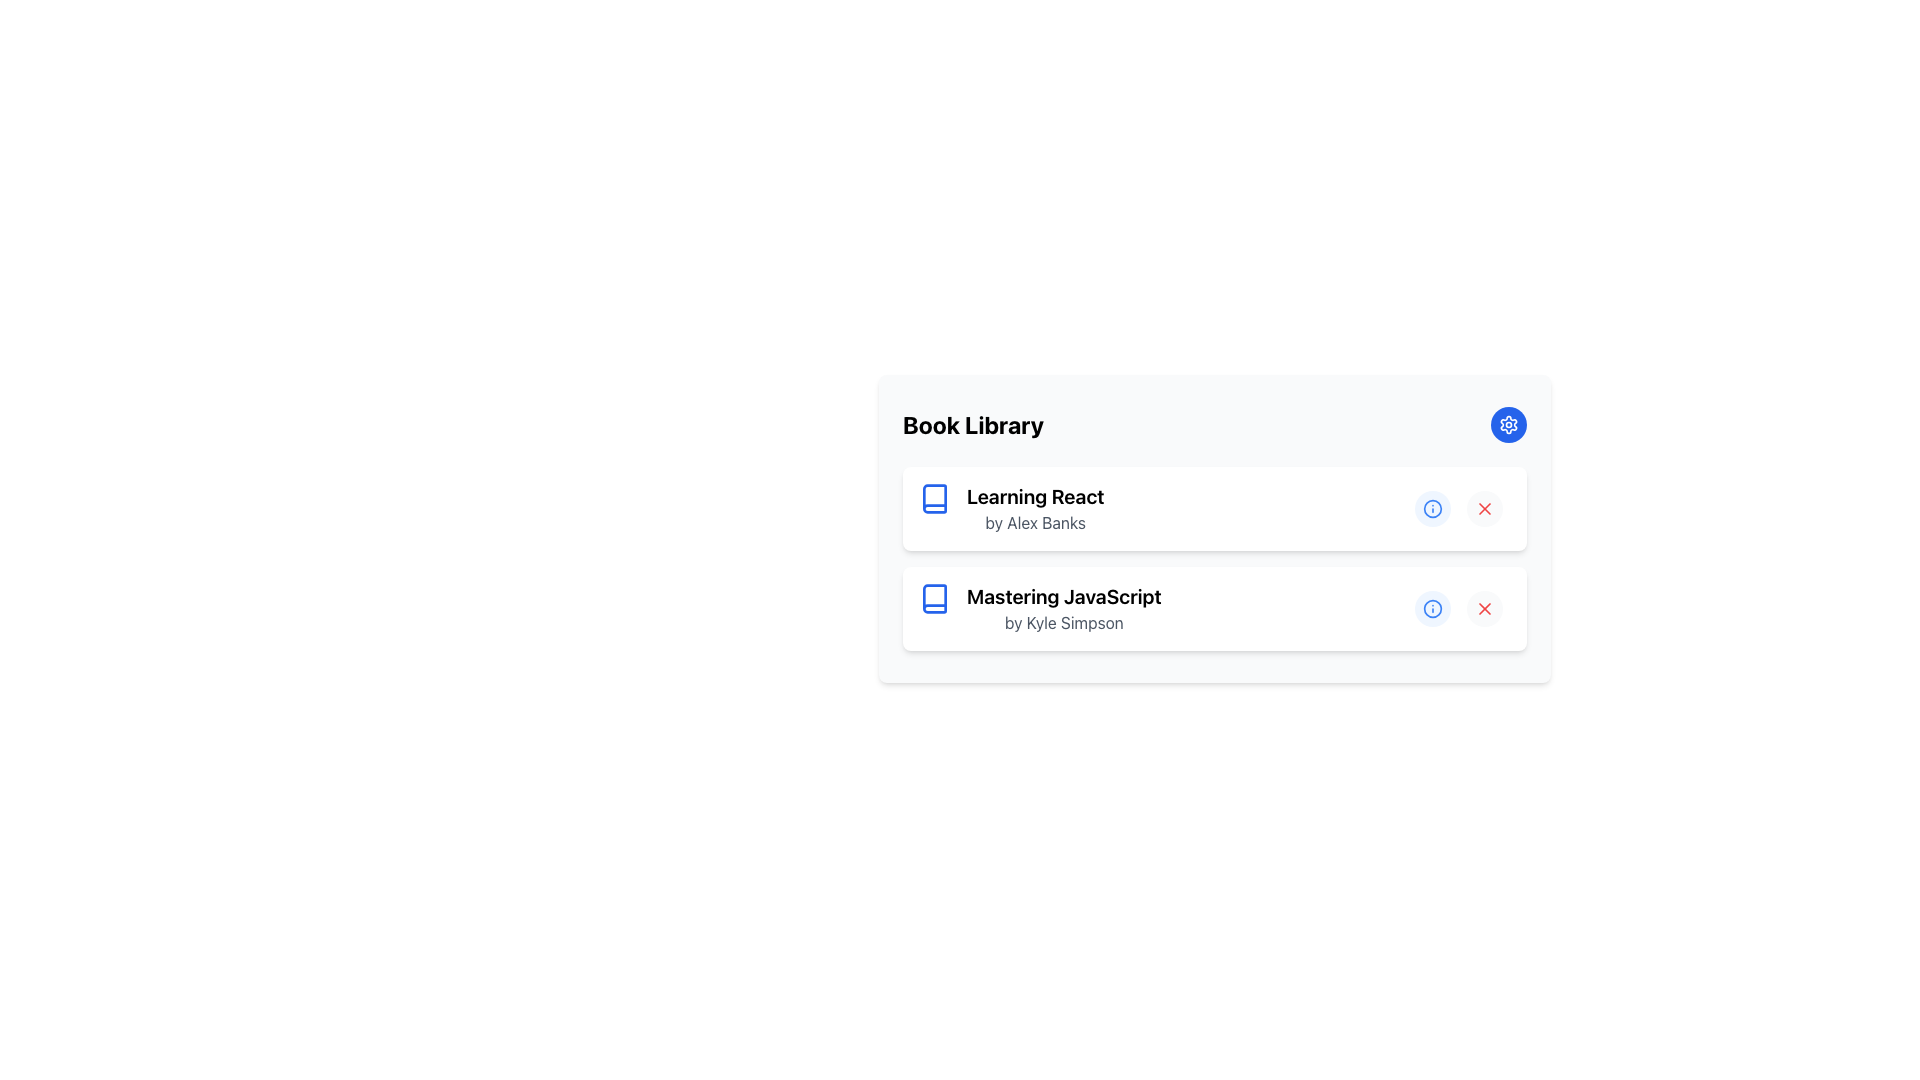  Describe the element at coordinates (1508, 423) in the screenshot. I see `the settings button located in the top-right corner of the 'Book Library' section` at that location.